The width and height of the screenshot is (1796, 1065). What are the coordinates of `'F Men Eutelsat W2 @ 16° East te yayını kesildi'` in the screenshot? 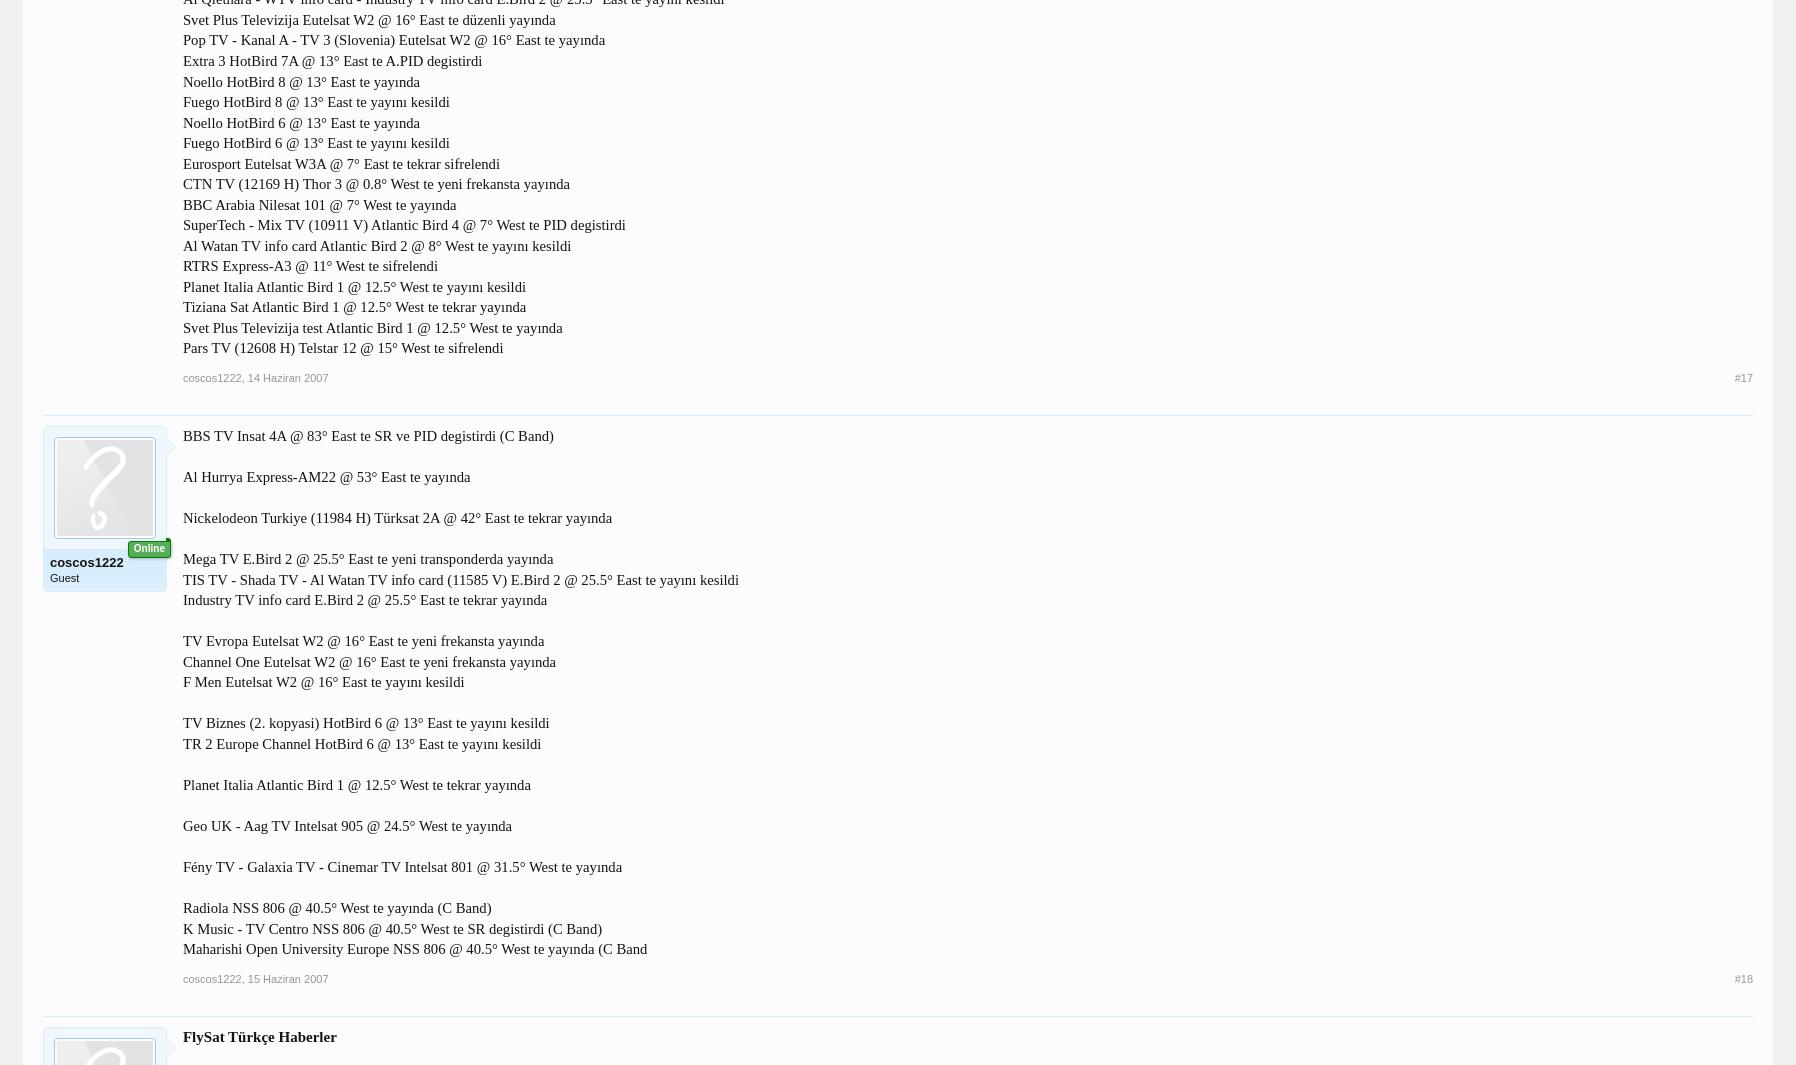 It's located at (322, 682).